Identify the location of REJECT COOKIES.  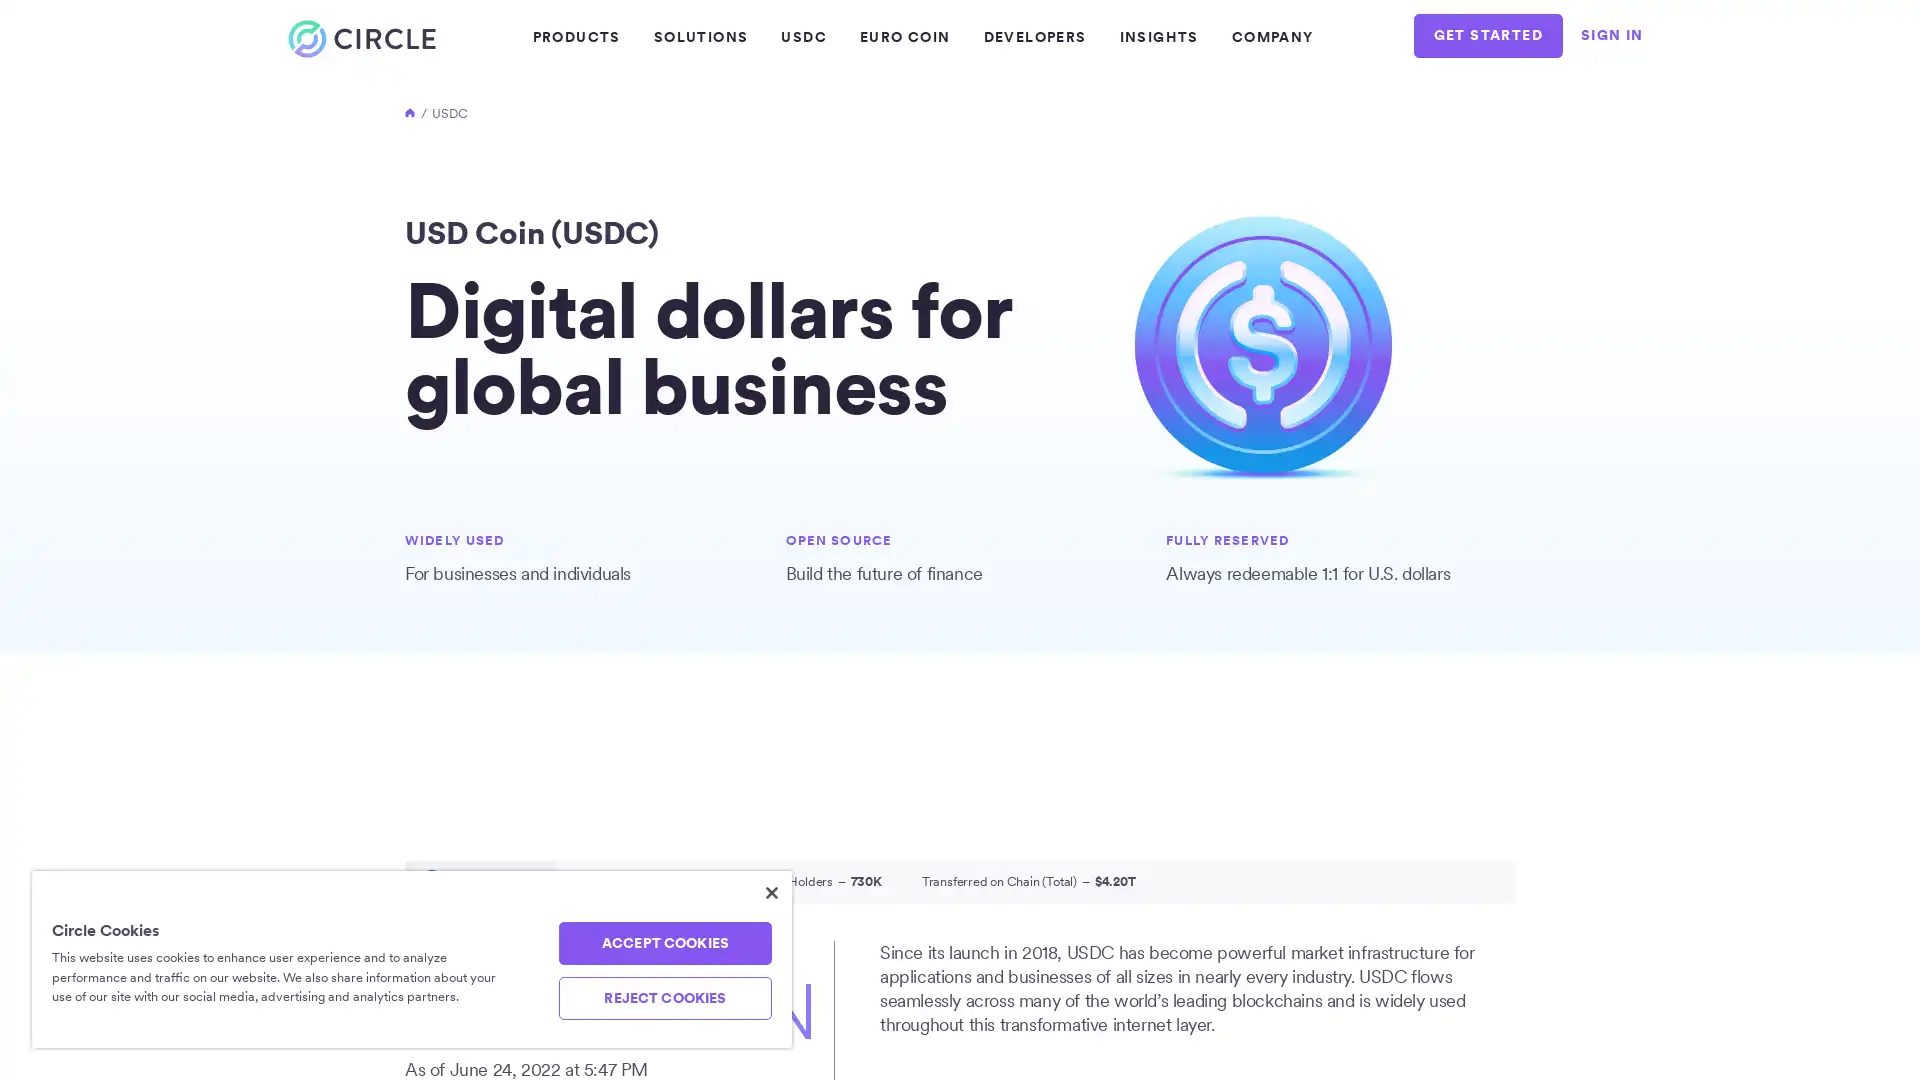
(664, 998).